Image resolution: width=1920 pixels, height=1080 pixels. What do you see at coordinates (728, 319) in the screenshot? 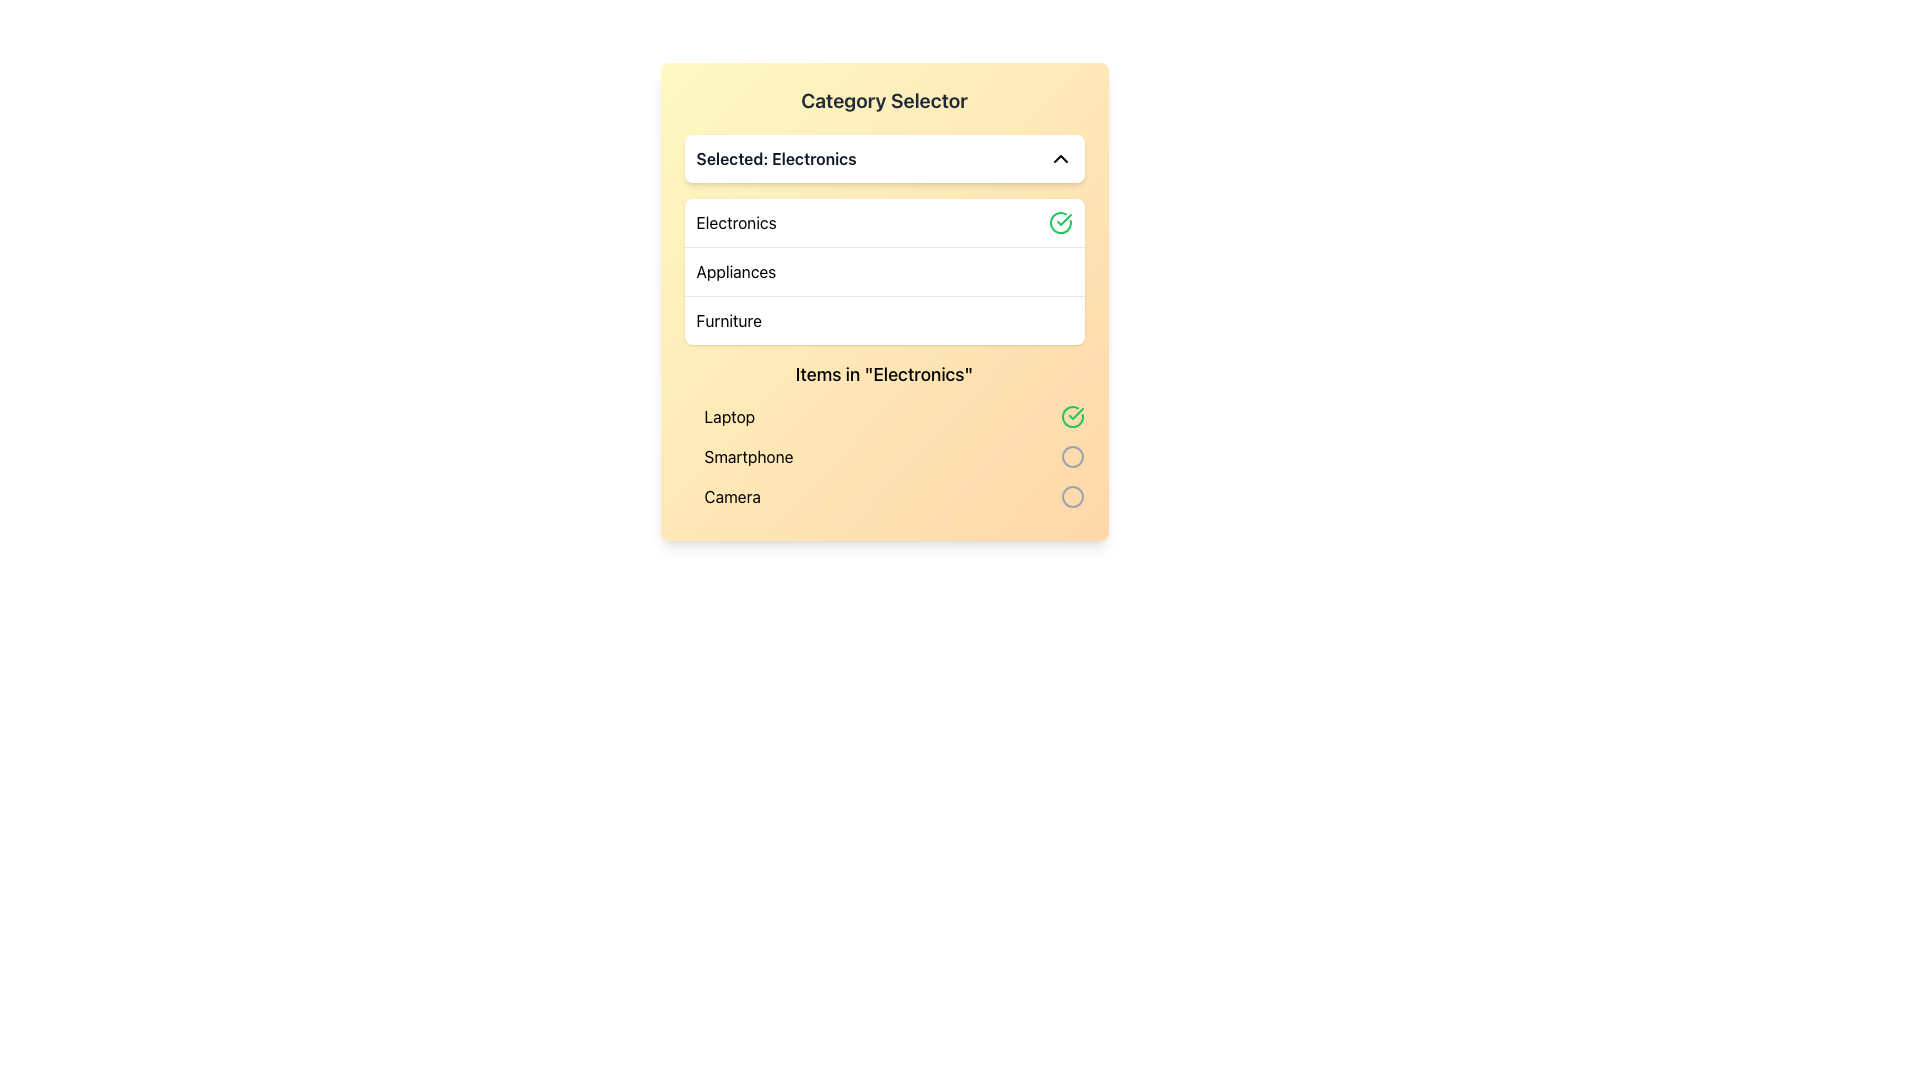
I see `the 'Furniture' option in the category selector dropdown, which is the third visible item in the list` at bounding box center [728, 319].